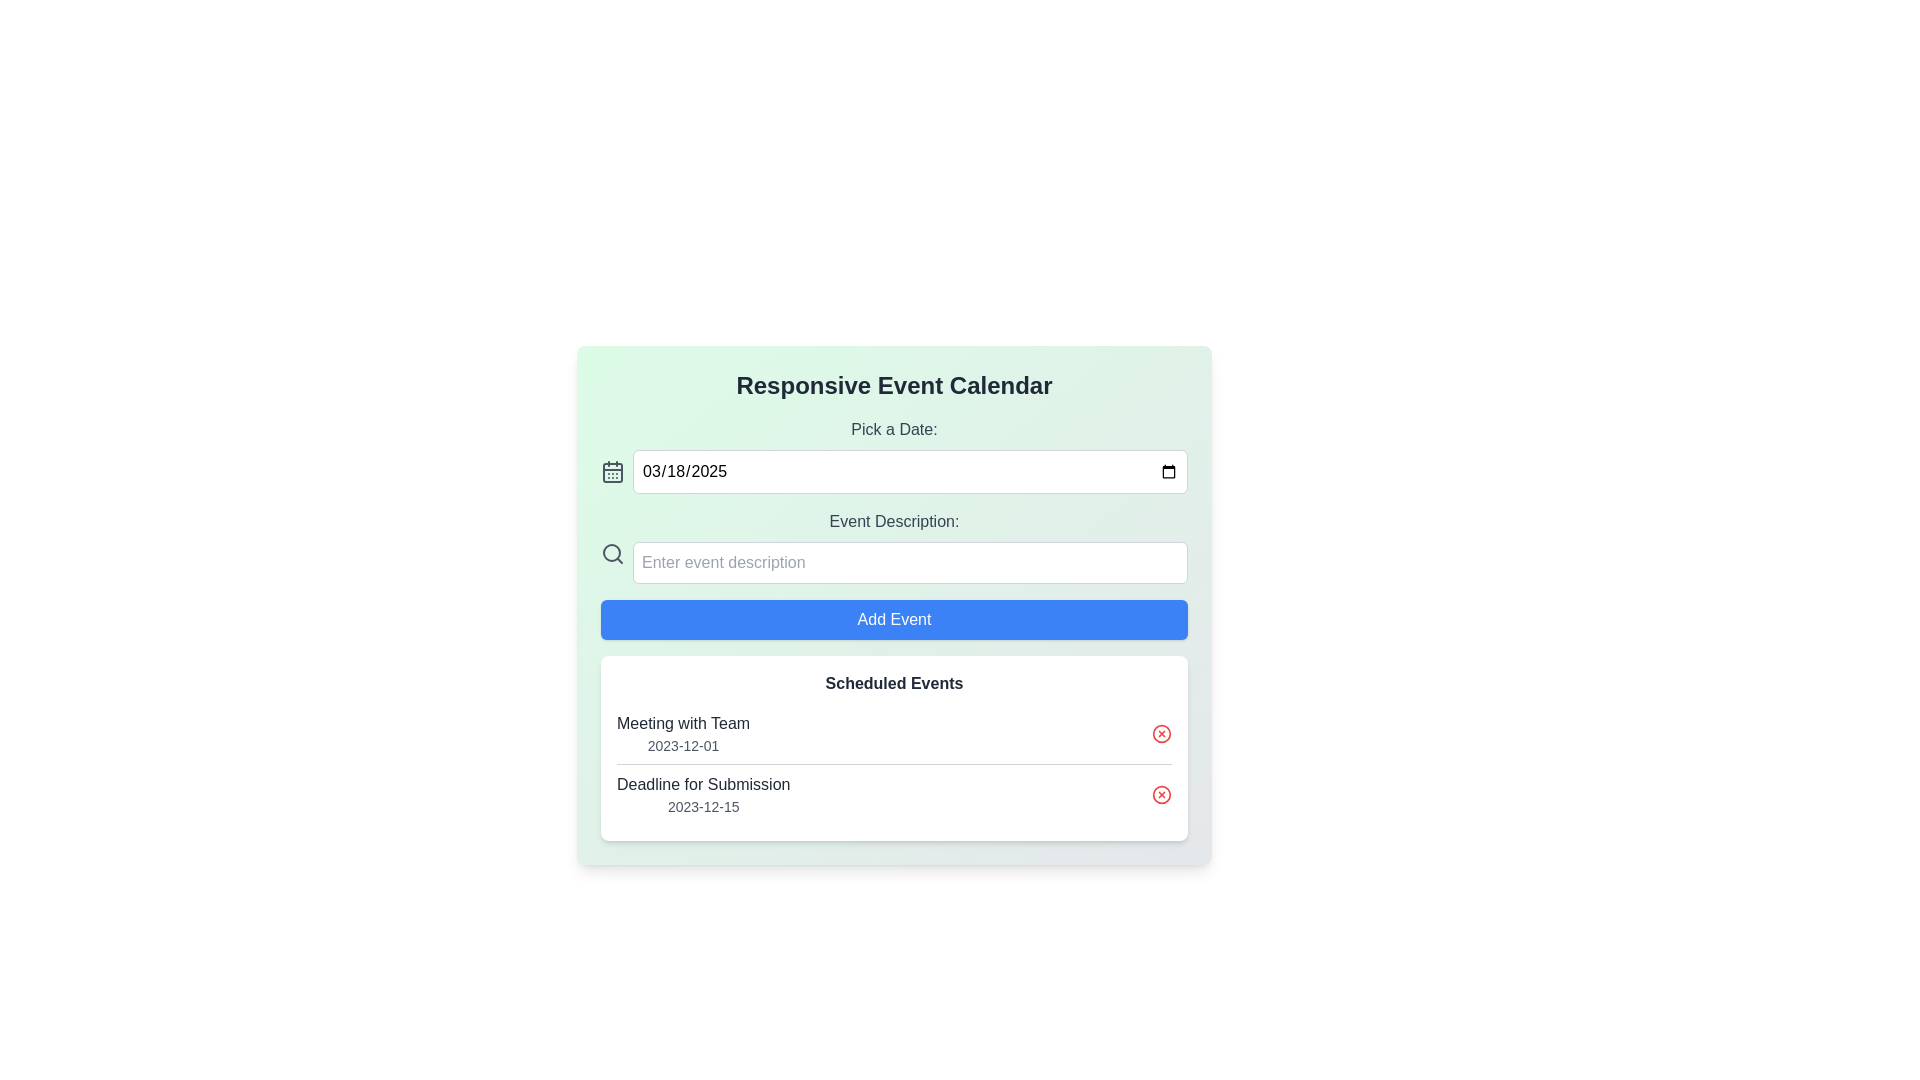 The width and height of the screenshot is (1920, 1080). Describe the element at coordinates (612, 554) in the screenshot. I see `the search icon located on the left side of the text input field for event descriptions` at that location.